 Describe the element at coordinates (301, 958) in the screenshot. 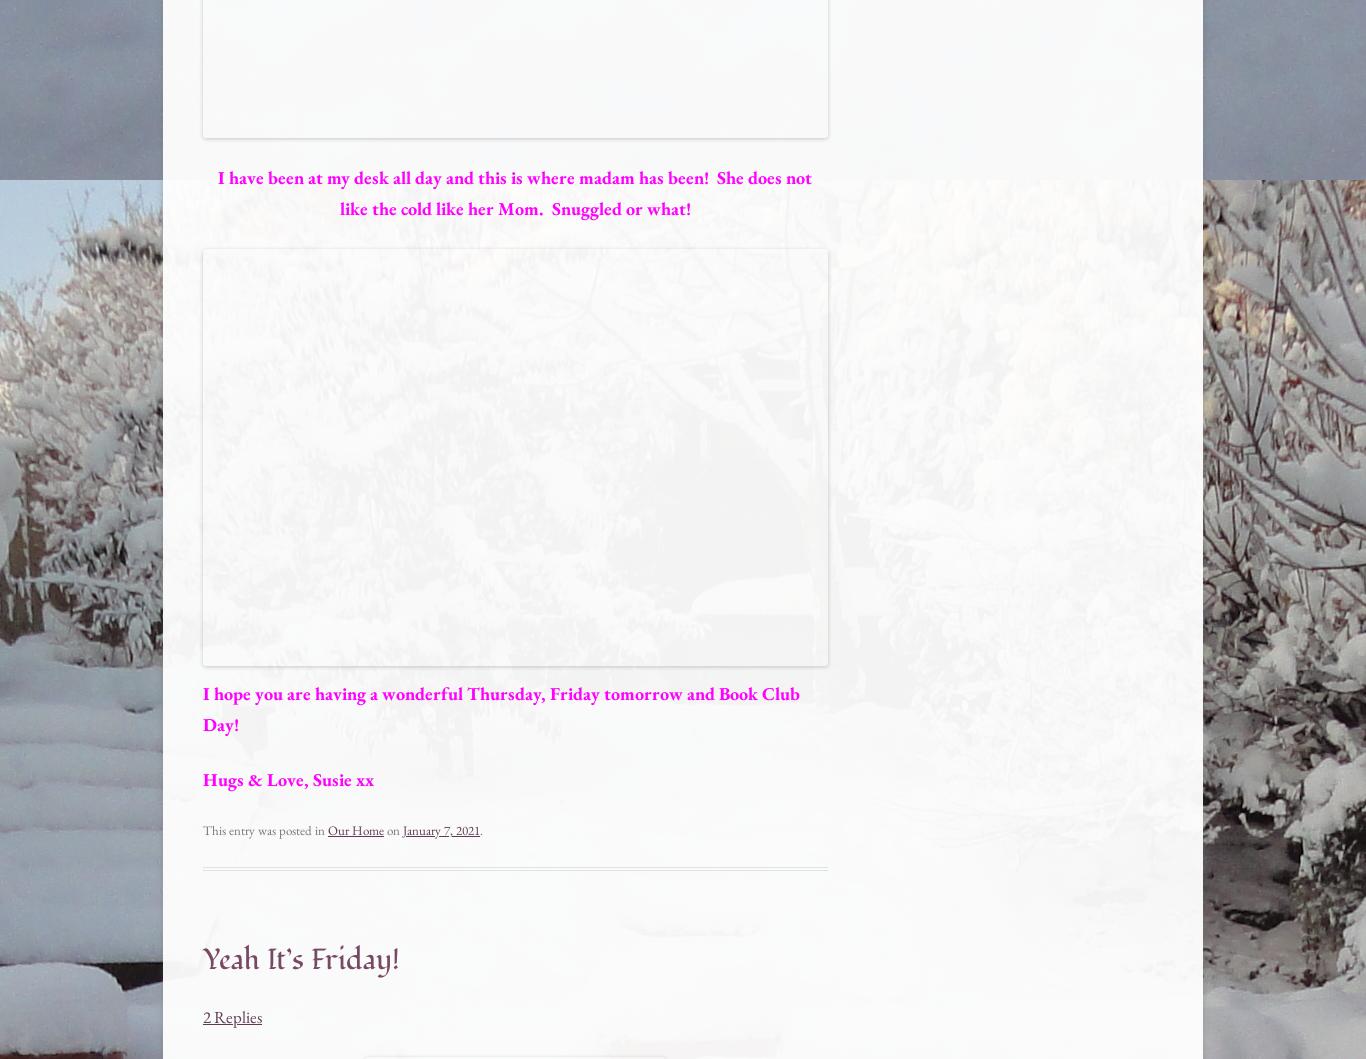

I see `'Yeah It’s Friday!'` at that location.